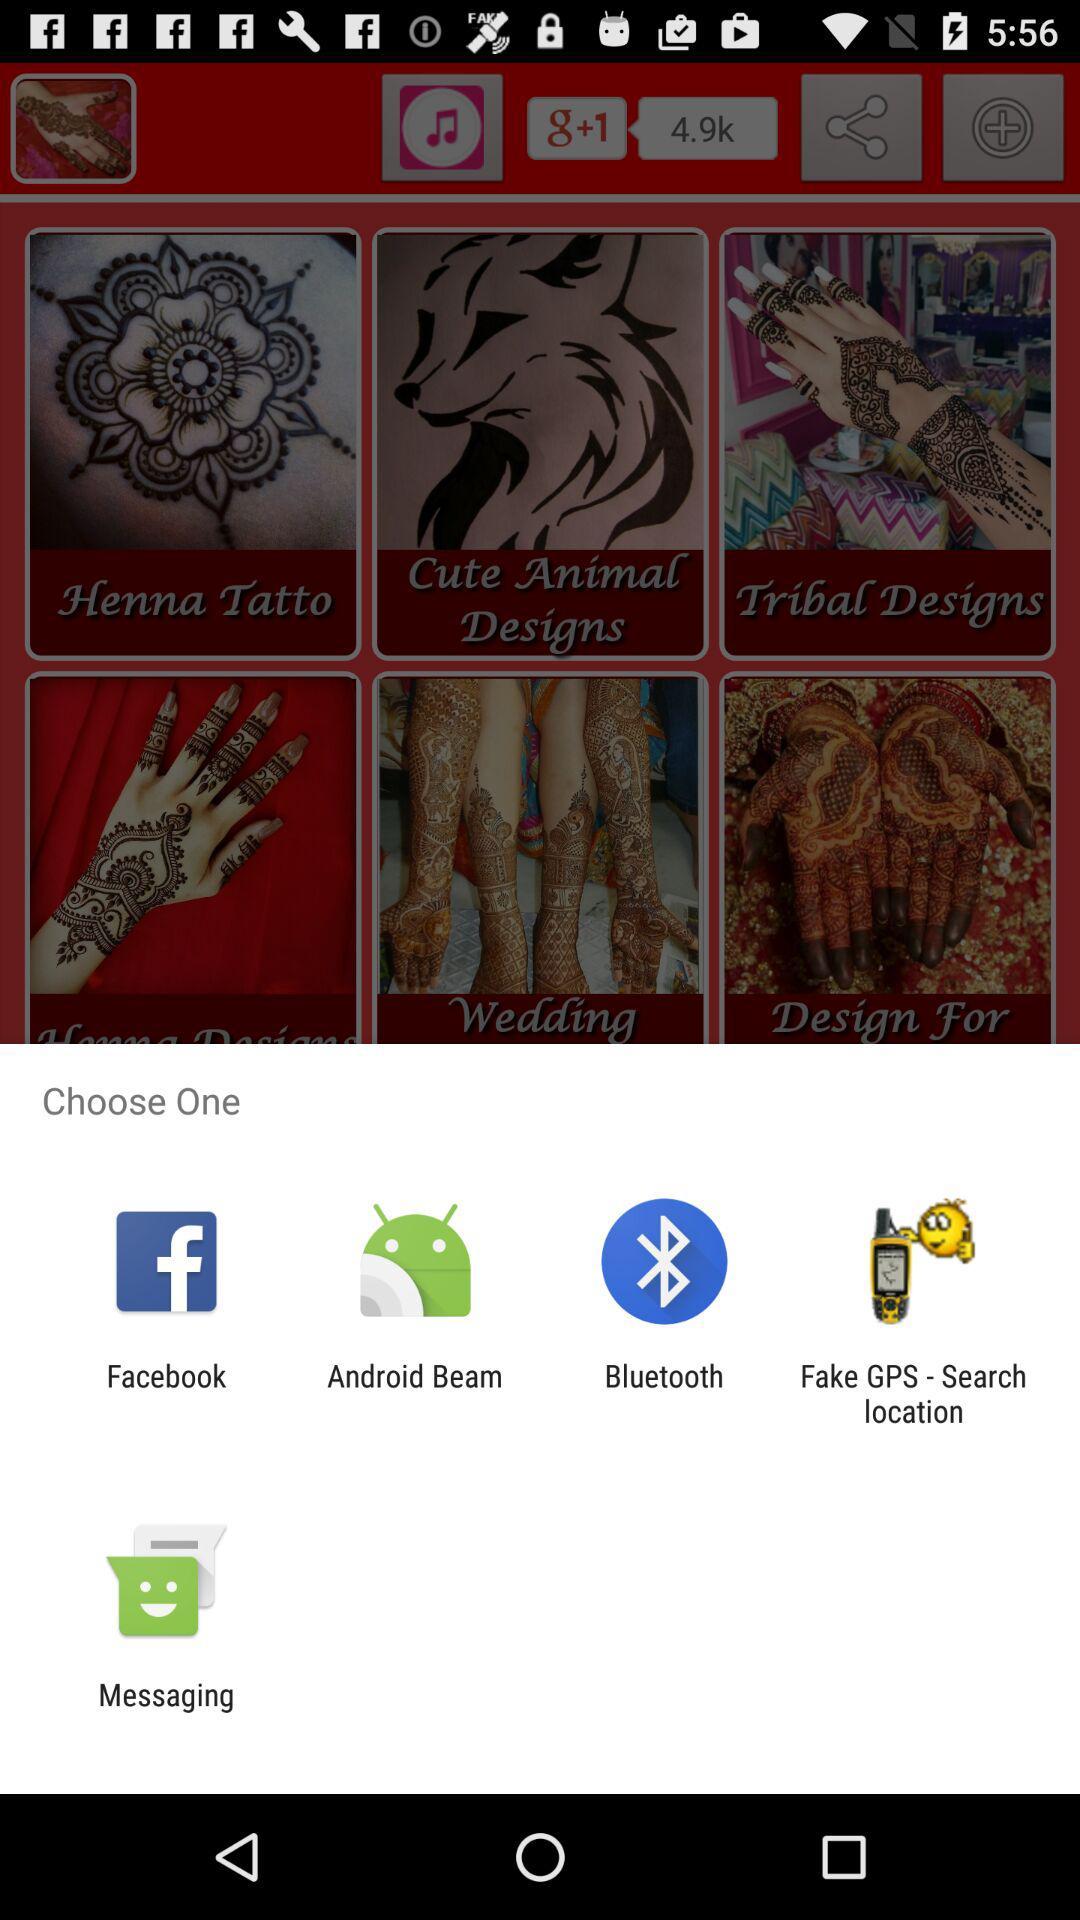 This screenshot has width=1080, height=1920. I want to click on the fake gps search, so click(913, 1392).